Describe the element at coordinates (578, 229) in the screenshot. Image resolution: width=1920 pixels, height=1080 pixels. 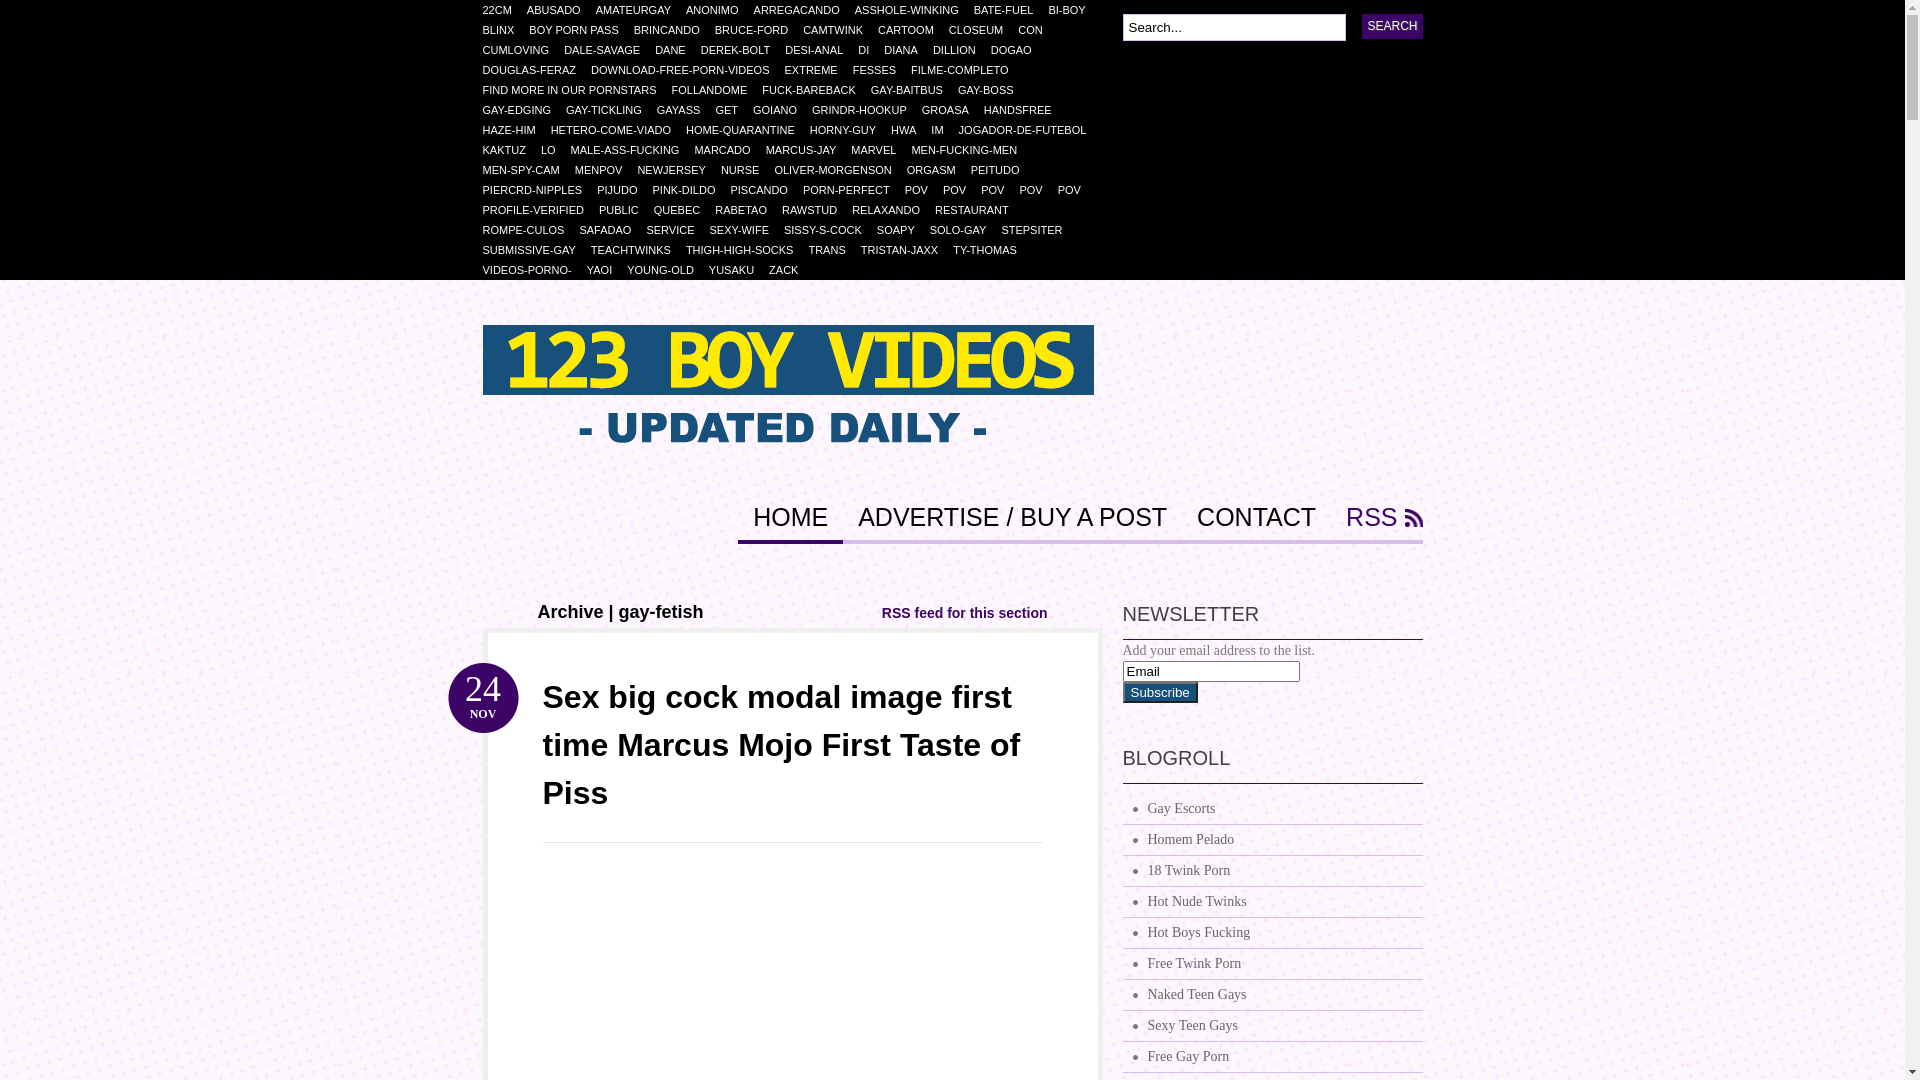
I see `'SAFADAO'` at that location.